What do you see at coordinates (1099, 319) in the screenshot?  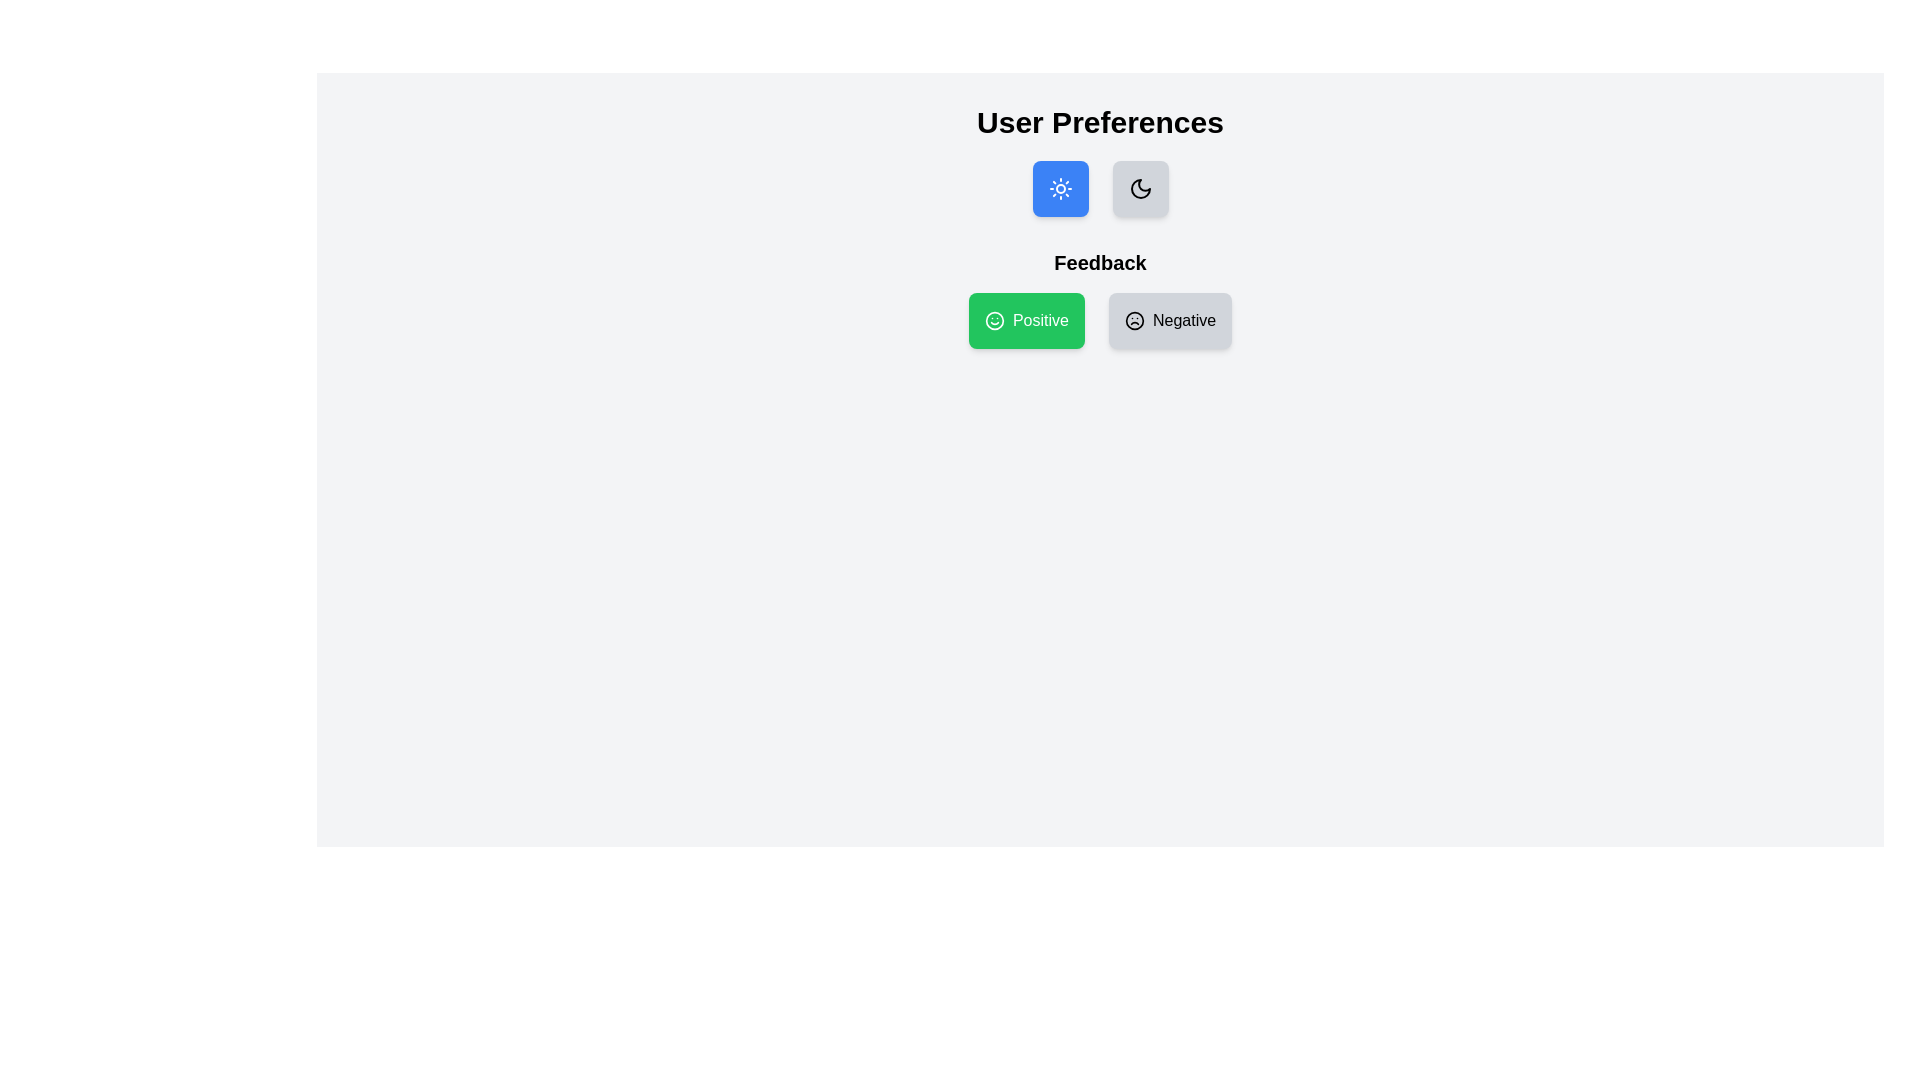 I see `the 'Positive' button, which is a green button with a happy face icon, located in the Feedback section below the User Preferences title` at bounding box center [1099, 319].